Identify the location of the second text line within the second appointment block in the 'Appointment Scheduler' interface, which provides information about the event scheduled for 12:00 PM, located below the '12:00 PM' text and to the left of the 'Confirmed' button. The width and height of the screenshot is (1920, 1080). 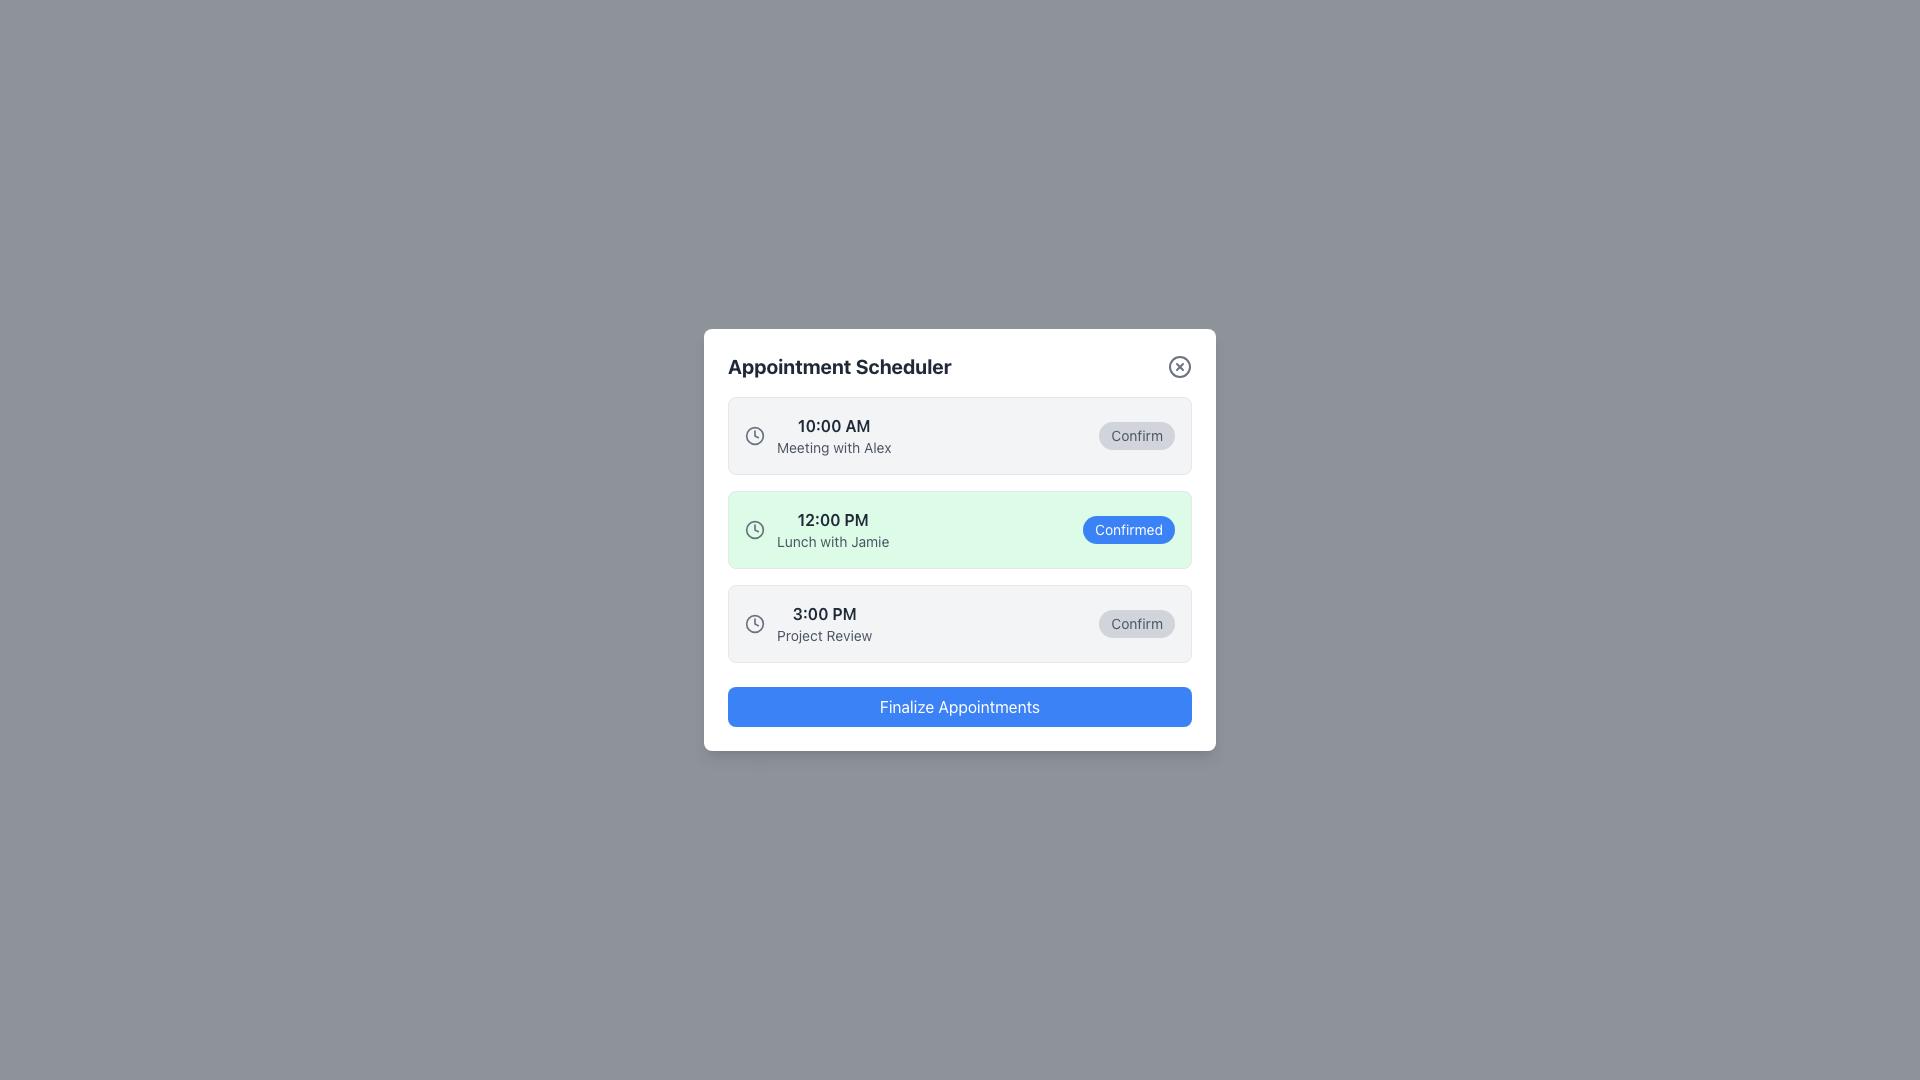
(833, 542).